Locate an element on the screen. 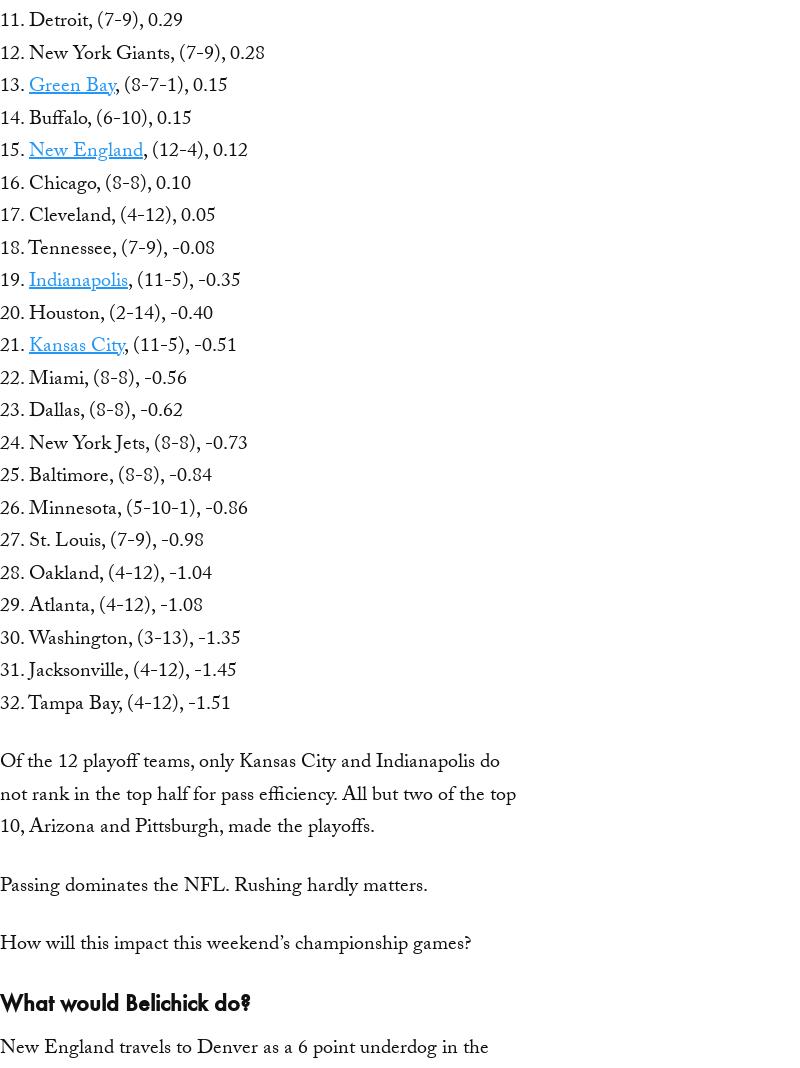  '16. Chicago, (8-8), 0.10' is located at coordinates (95, 184).